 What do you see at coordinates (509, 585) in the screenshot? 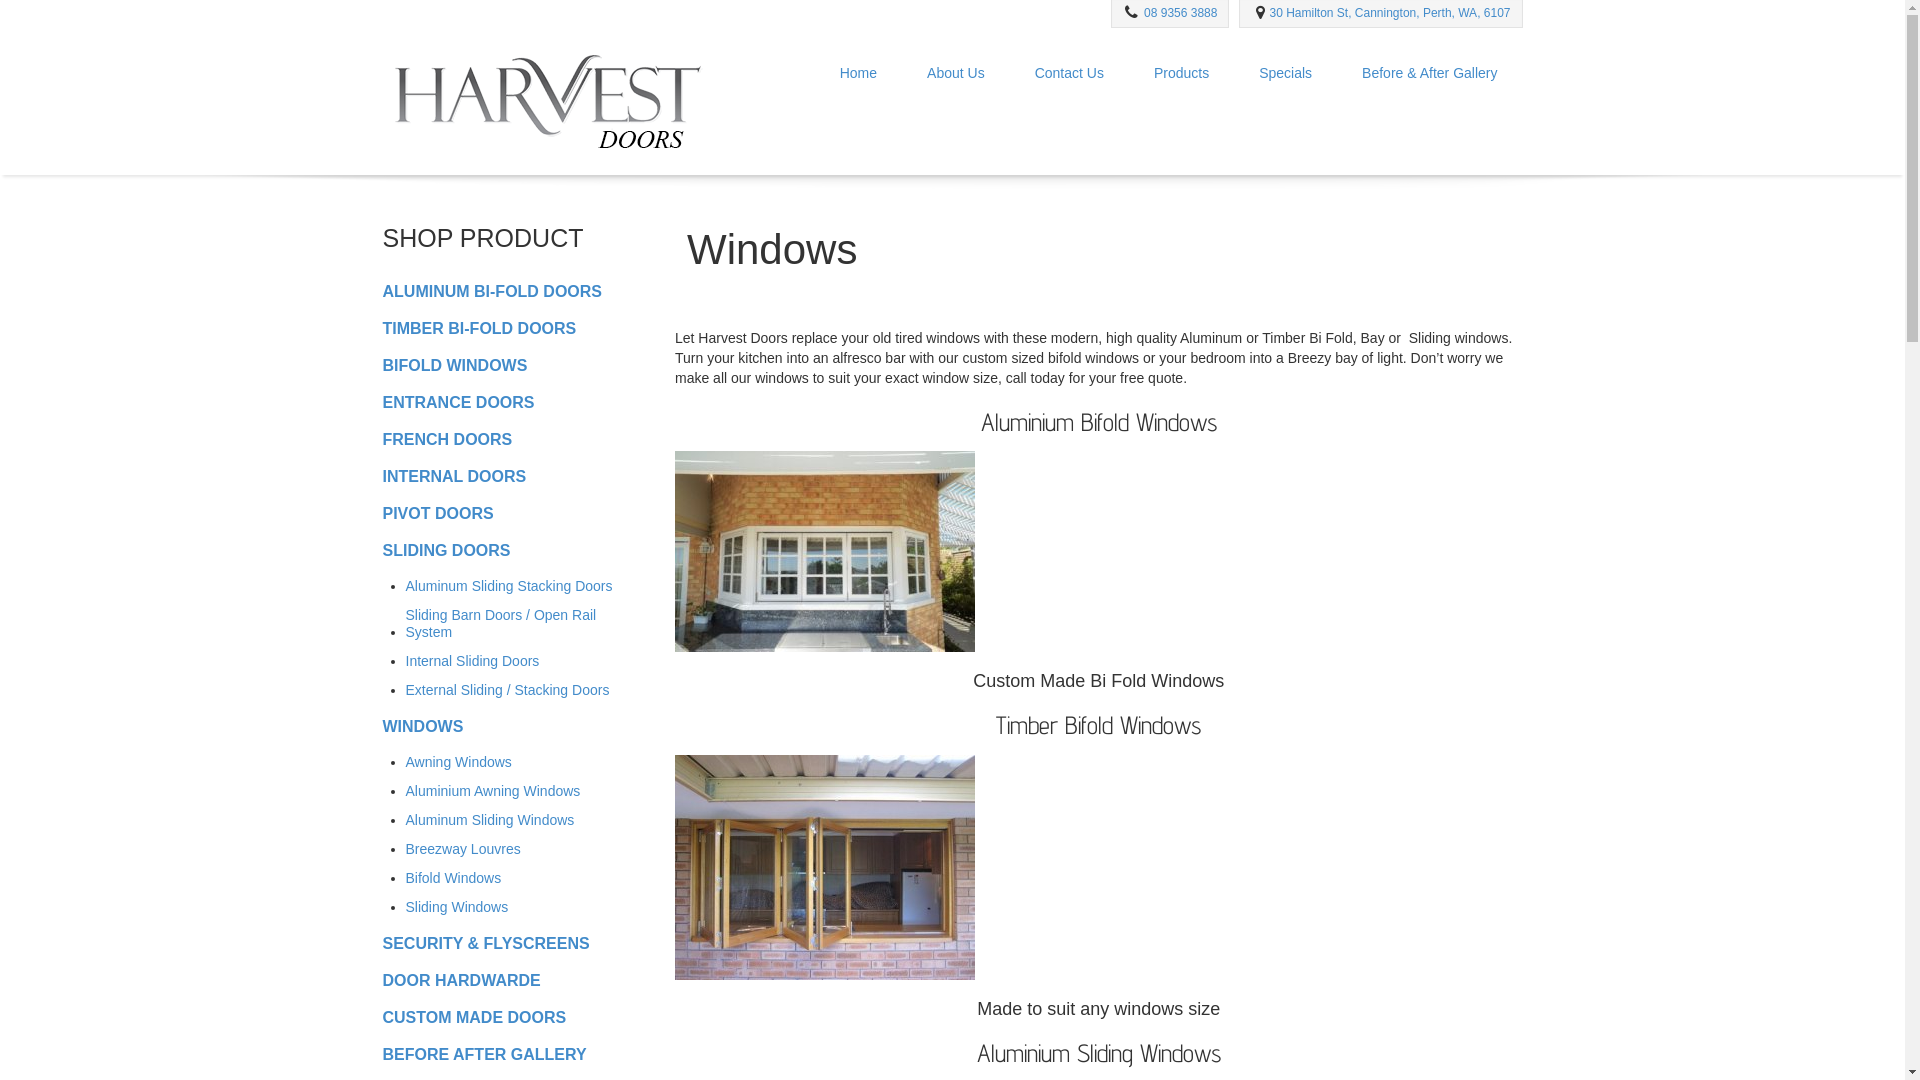
I see `'Aluminum Sliding Stacking Doors'` at bounding box center [509, 585].